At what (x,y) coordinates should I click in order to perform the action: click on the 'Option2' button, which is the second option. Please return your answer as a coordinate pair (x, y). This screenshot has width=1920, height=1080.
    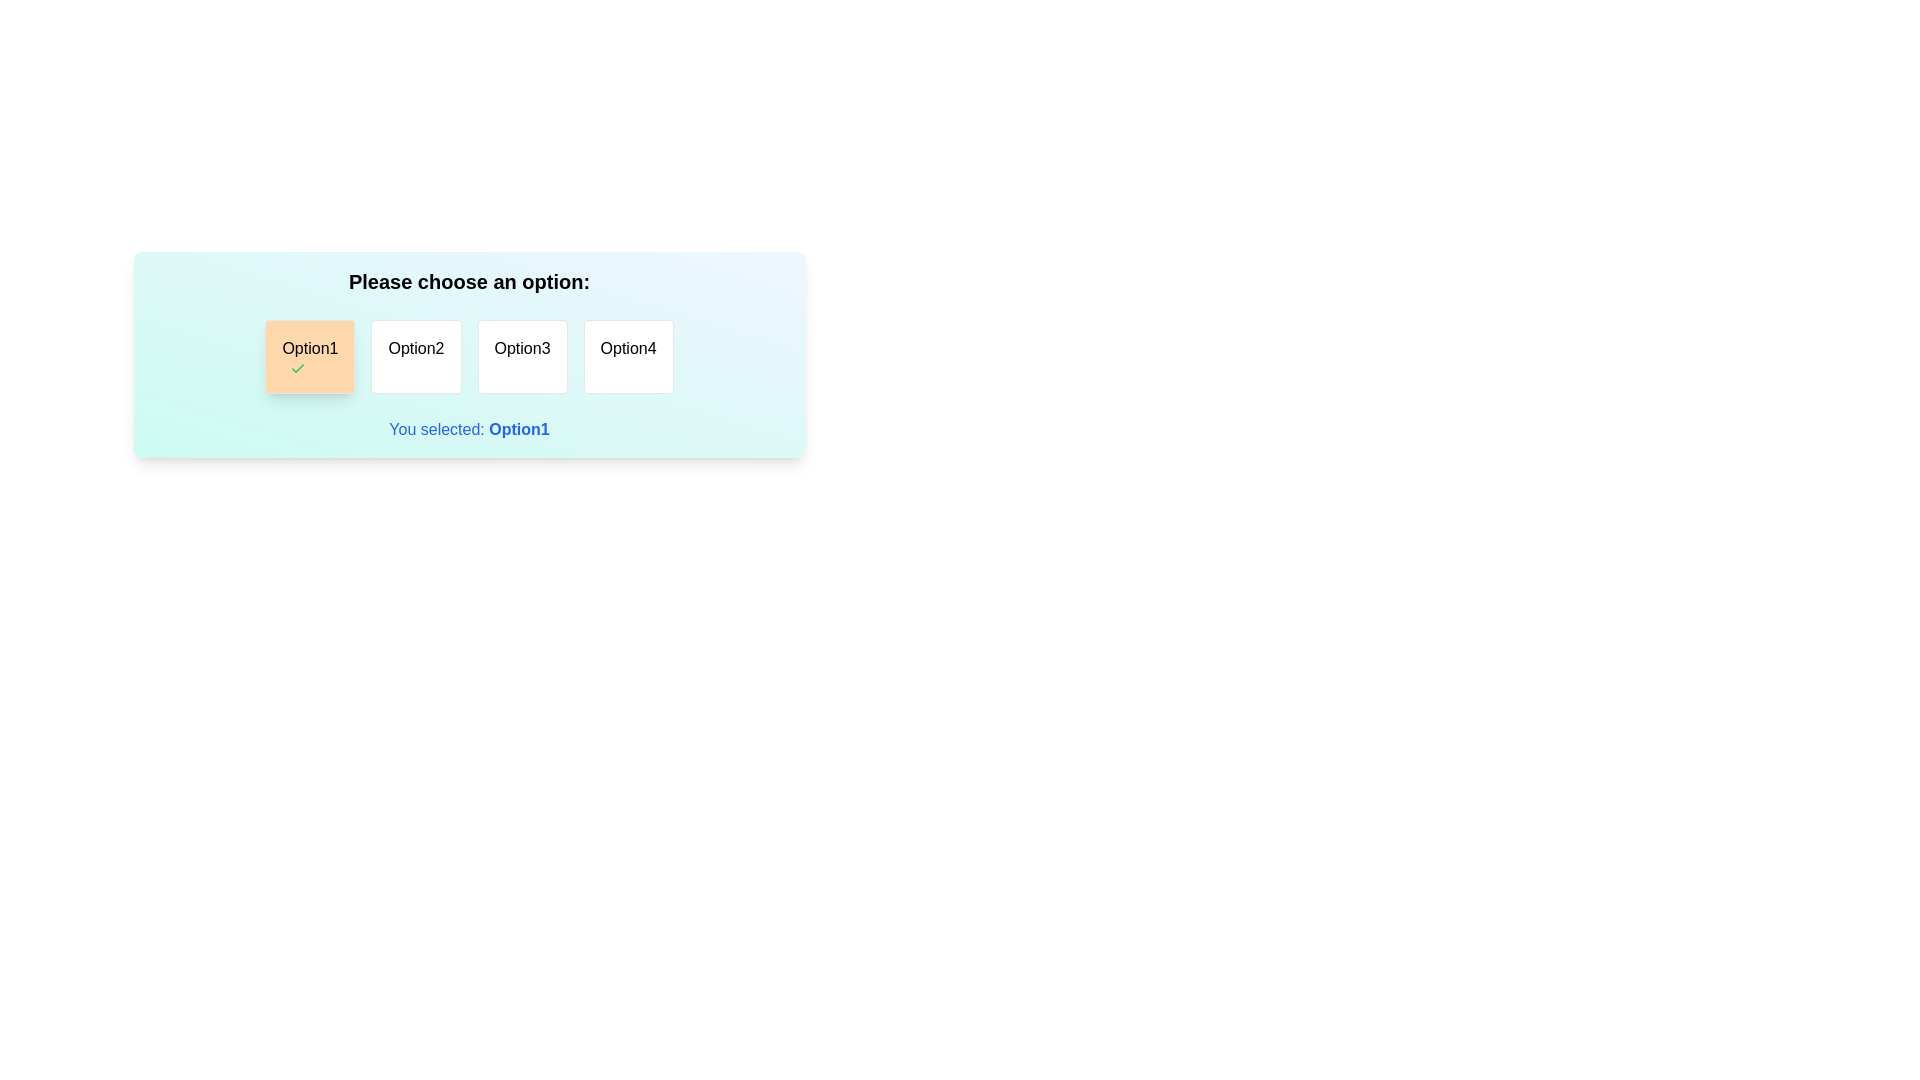
    Looking at the image, I should click on (415, 346).